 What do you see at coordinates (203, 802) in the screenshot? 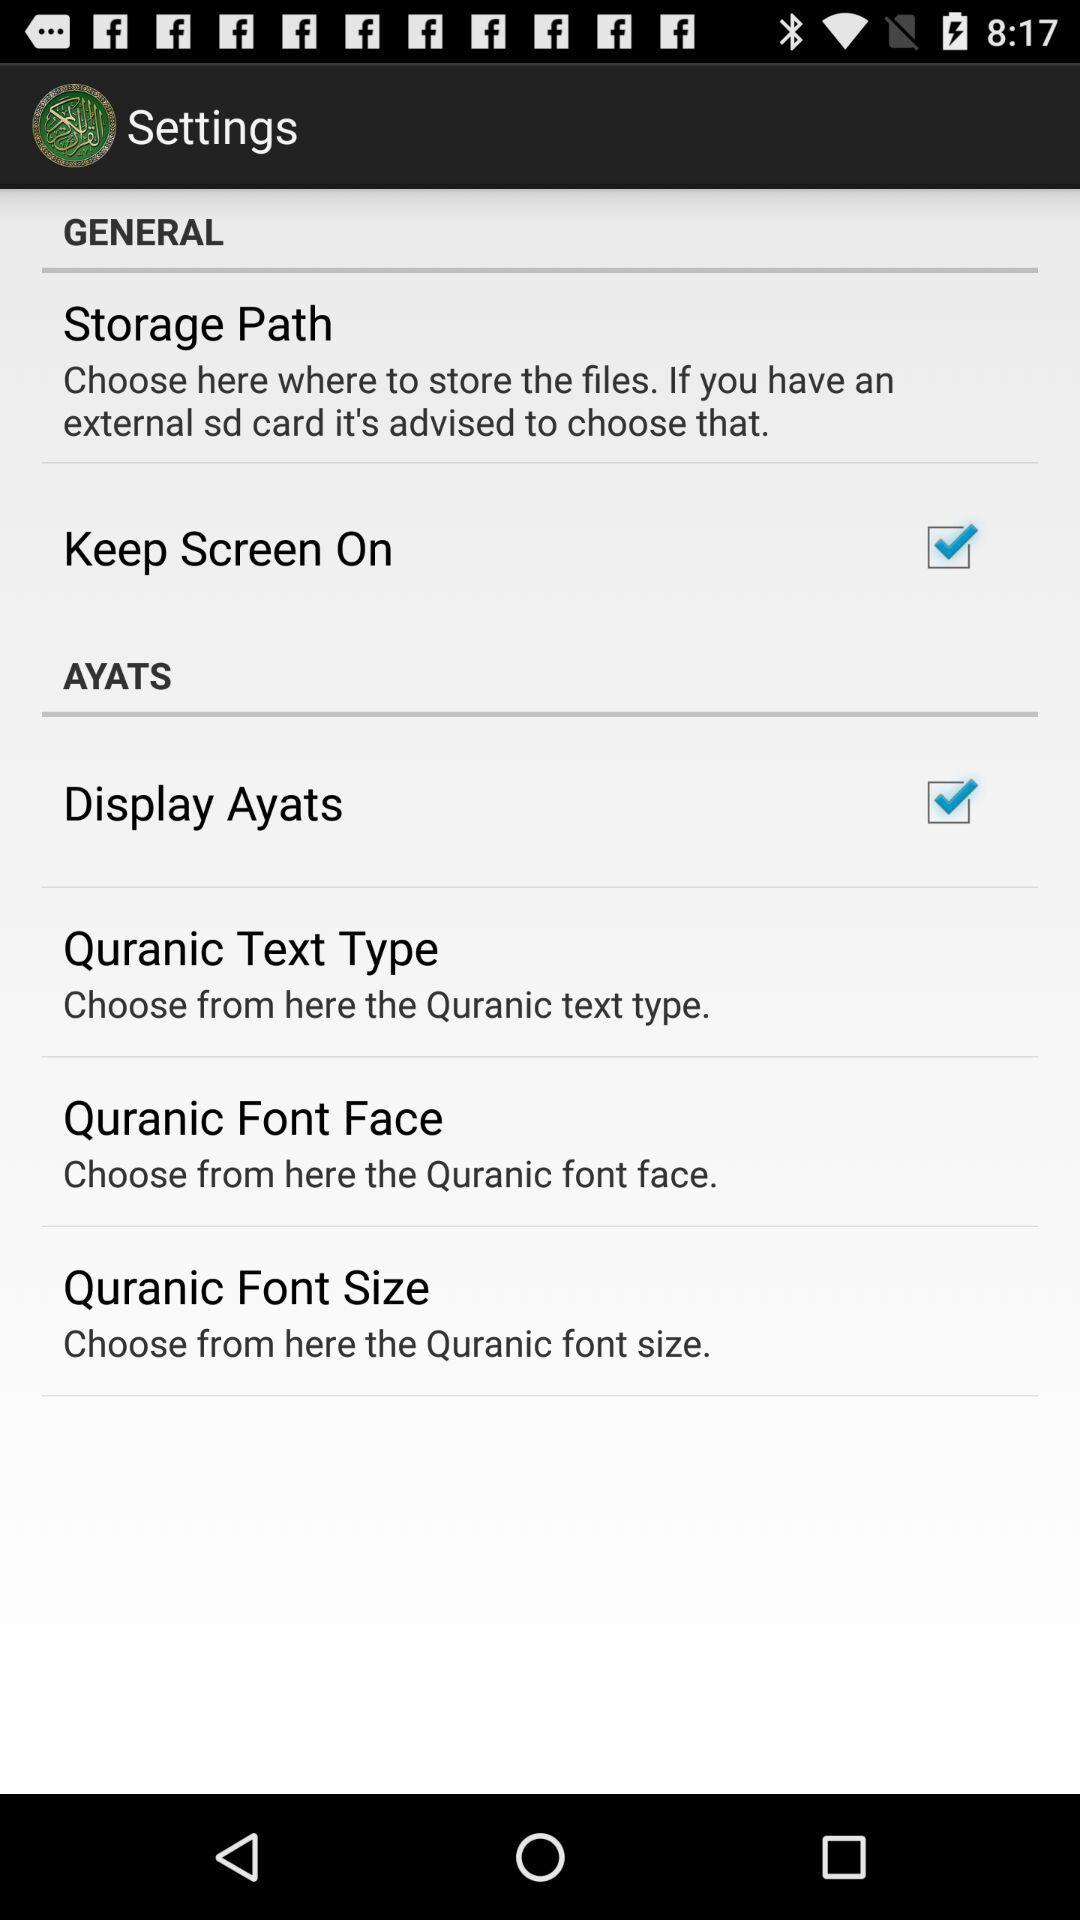
I see `display ayats item` at bounding box center [203, 802].